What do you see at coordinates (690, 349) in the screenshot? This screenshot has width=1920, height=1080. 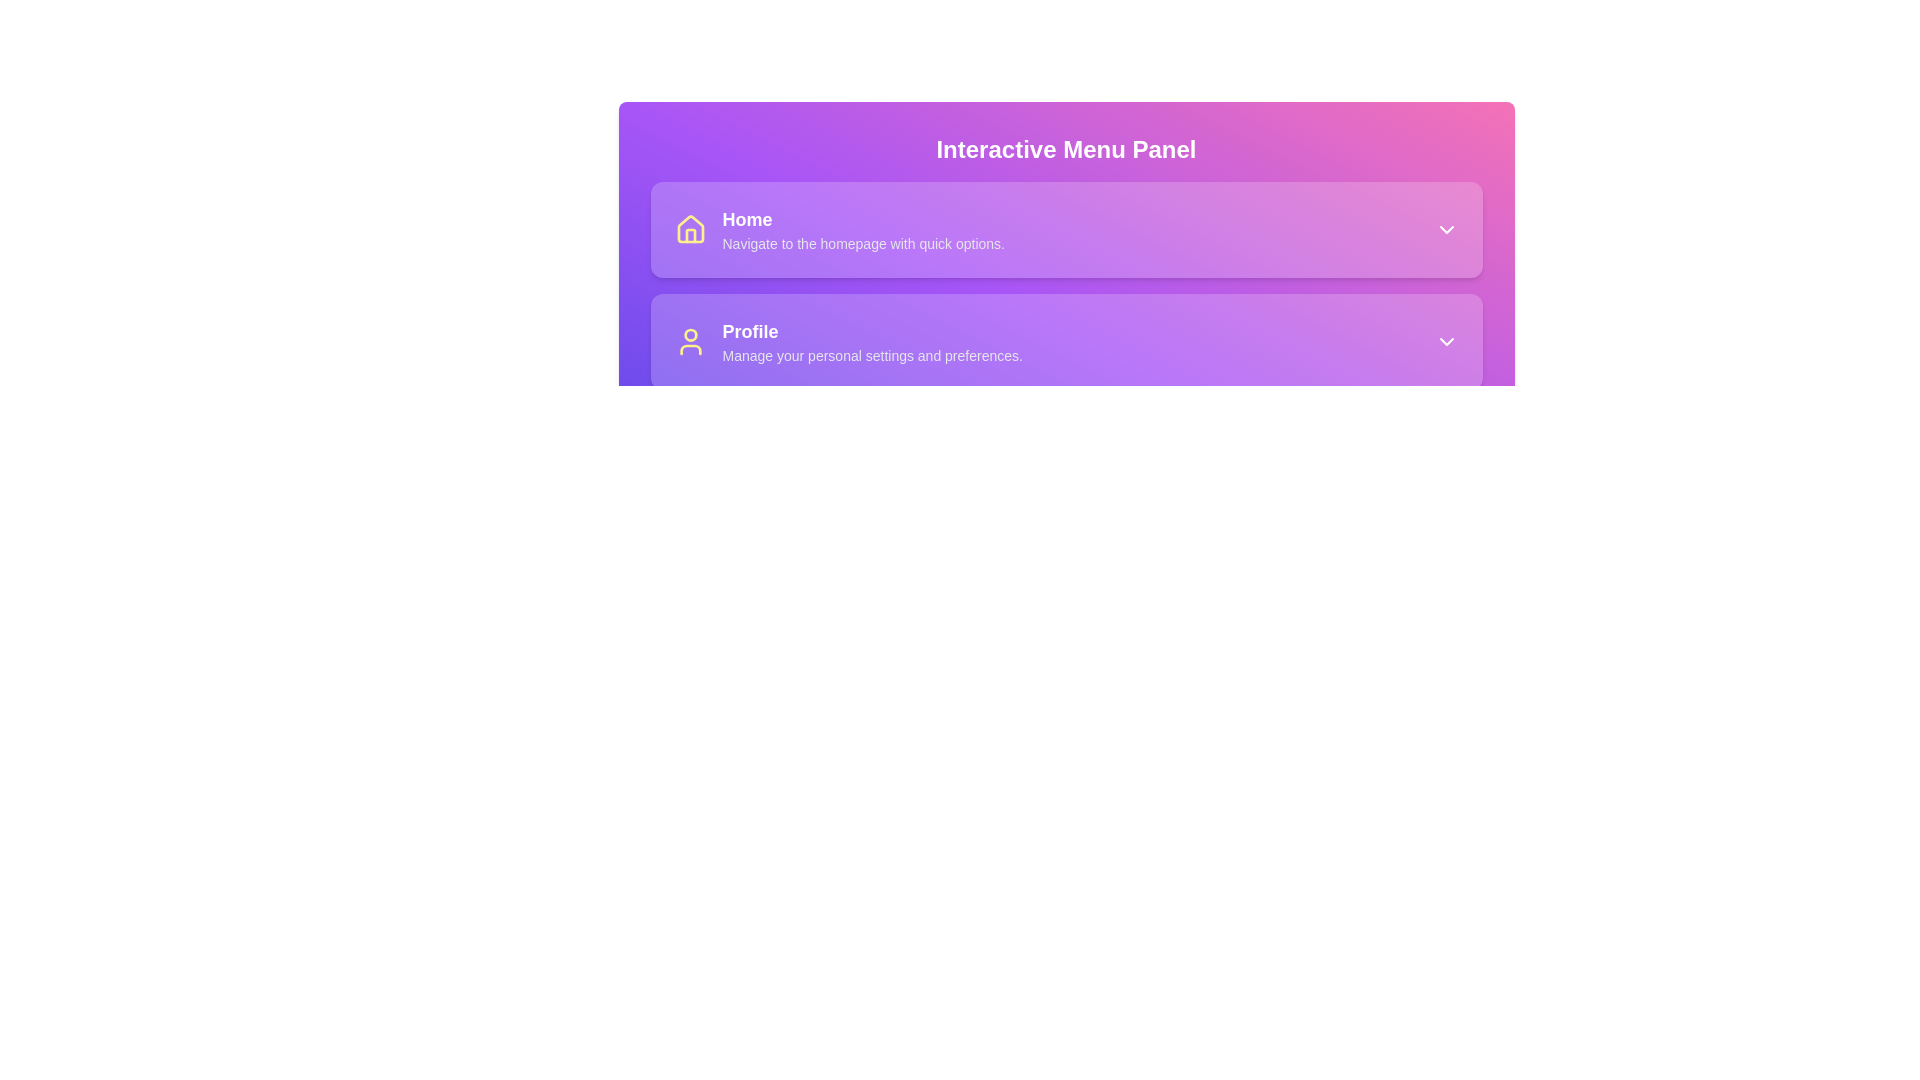 I see `the yellow curved line that forms the bottom portion of the user profile icon in the Profile section of the interactive menu panel` at bounding box center [690, 349].